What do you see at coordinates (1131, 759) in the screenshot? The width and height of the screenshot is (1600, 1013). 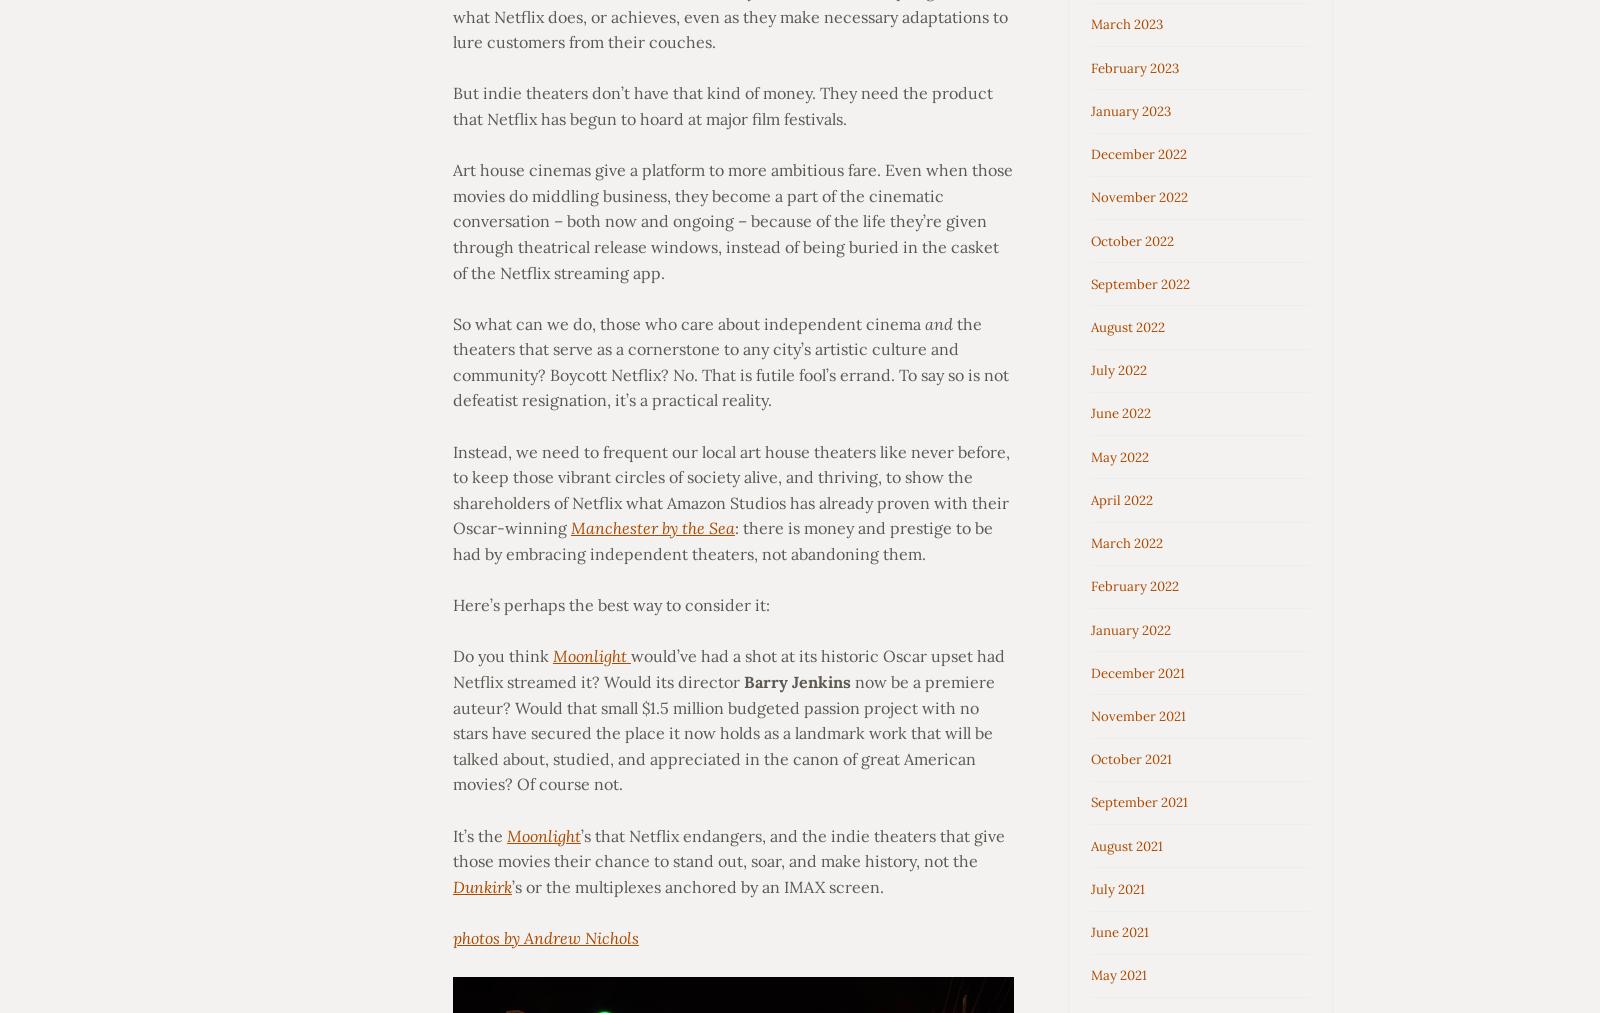 I see `'October 2021'` at bounding box center [1131, 759].